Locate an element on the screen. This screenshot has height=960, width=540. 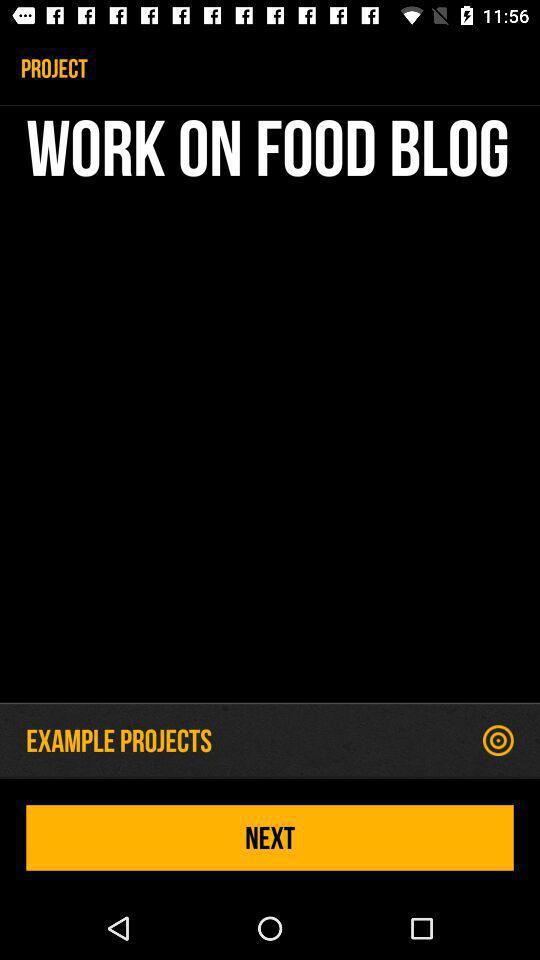
the work on food is located at coordinates (270, 407).